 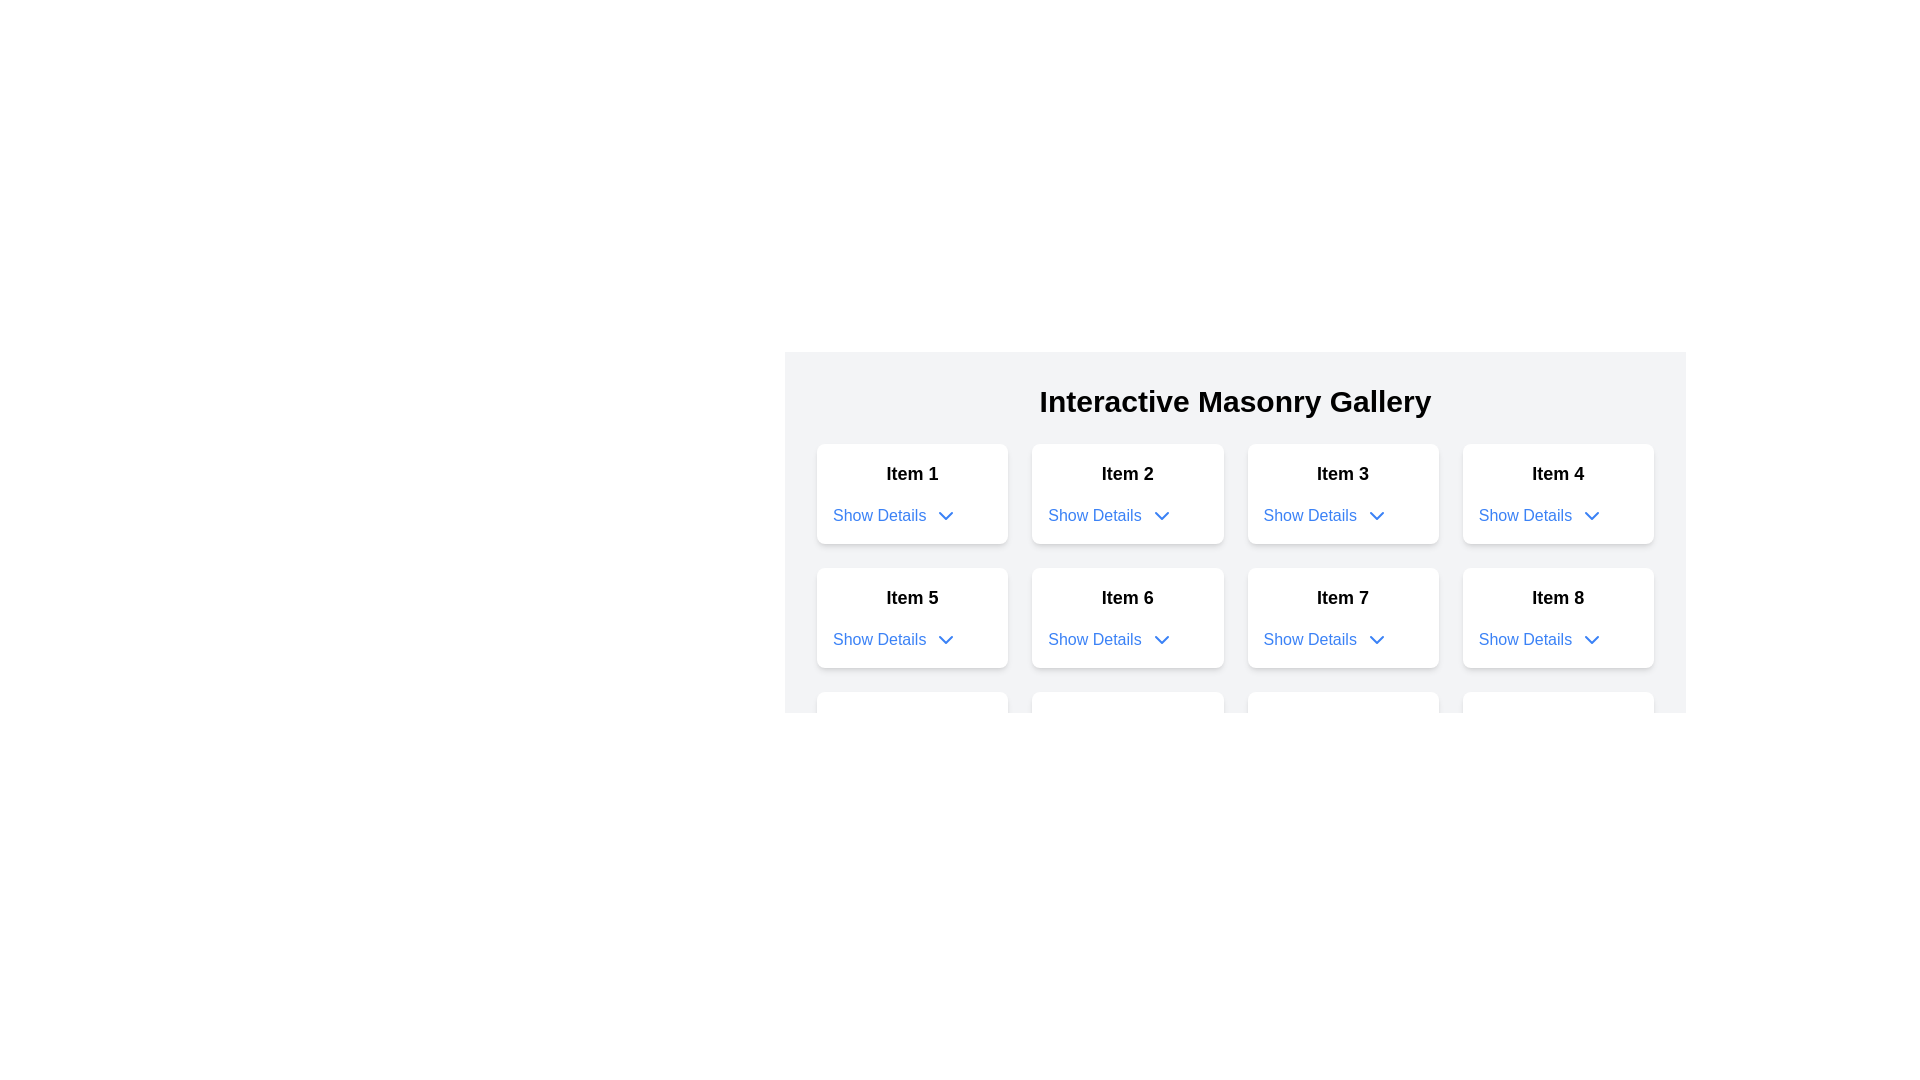 I want to click on the downward-facing chevron icon styled with a blue stroke, located to the right of the text 'Show Details', so click(x=945, y=640).